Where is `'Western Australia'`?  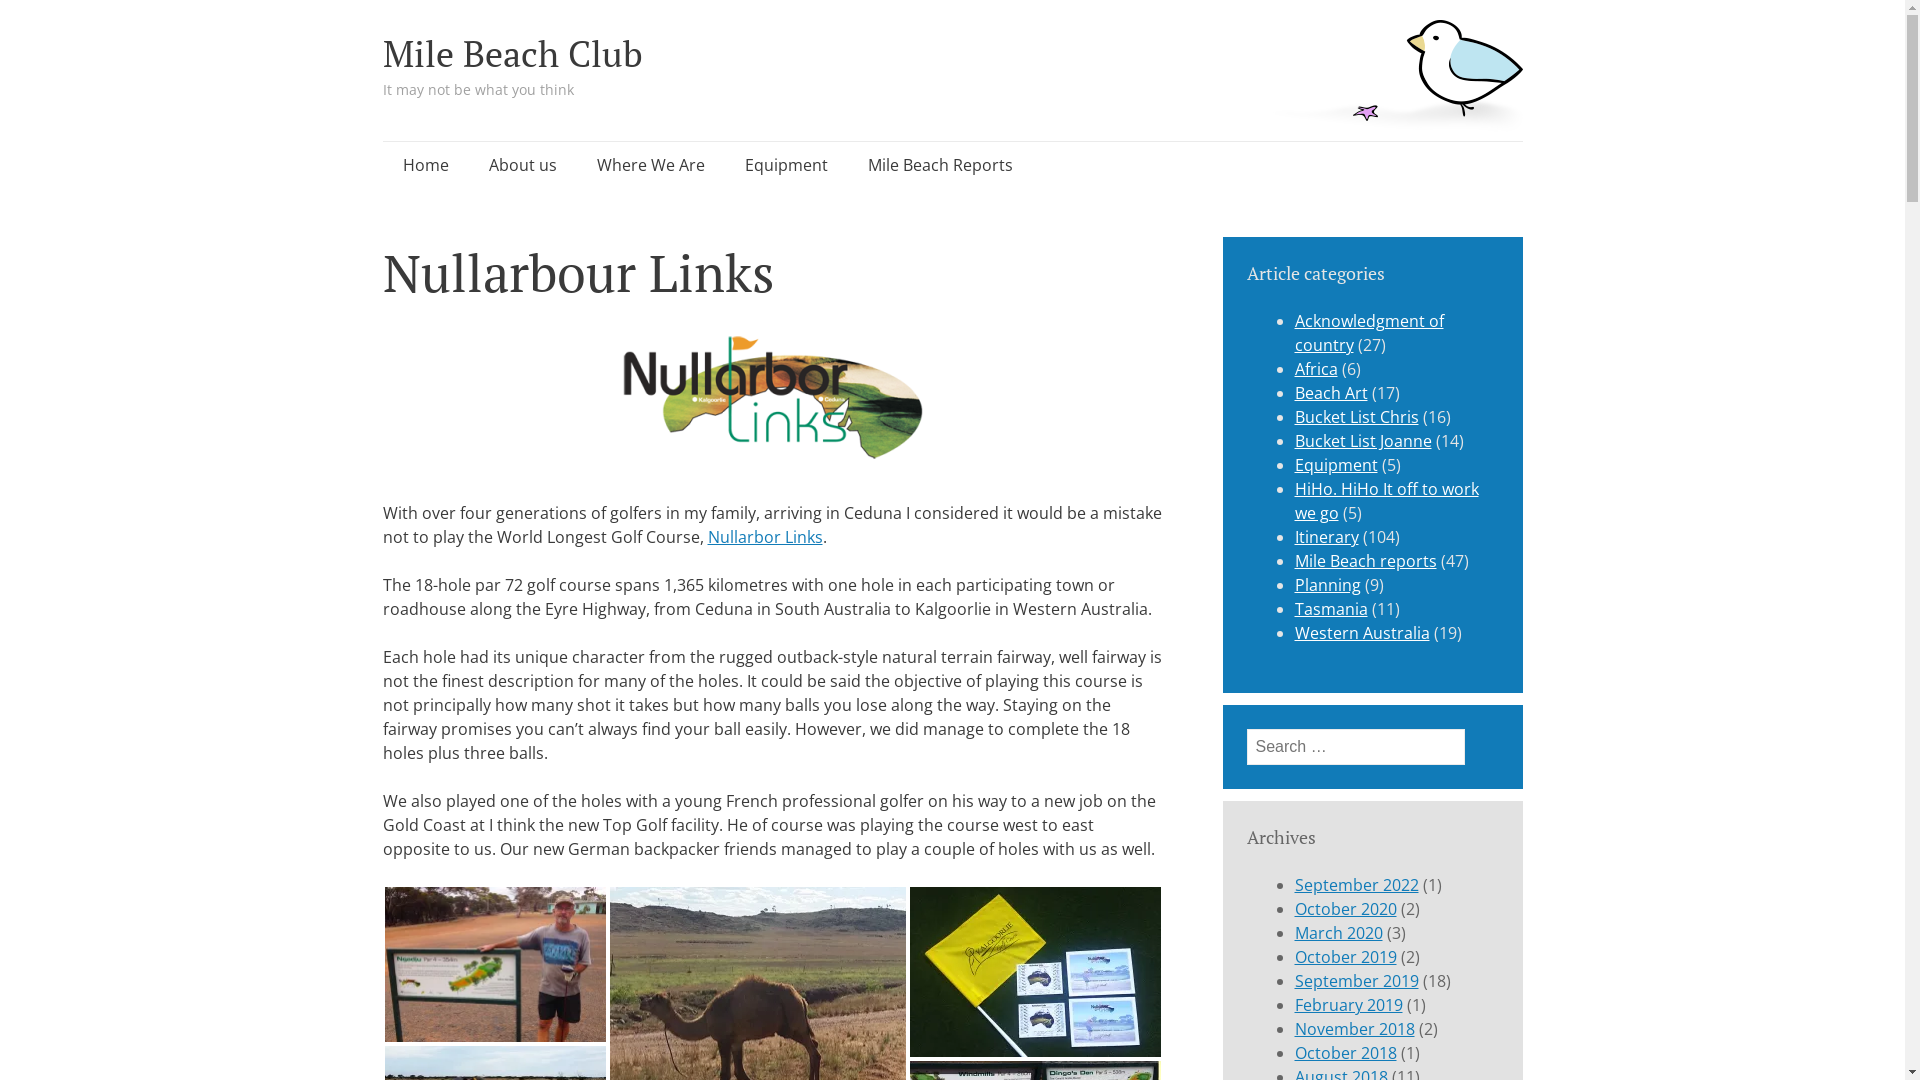 'Western Australia' is located at coordinates (1360, 632).